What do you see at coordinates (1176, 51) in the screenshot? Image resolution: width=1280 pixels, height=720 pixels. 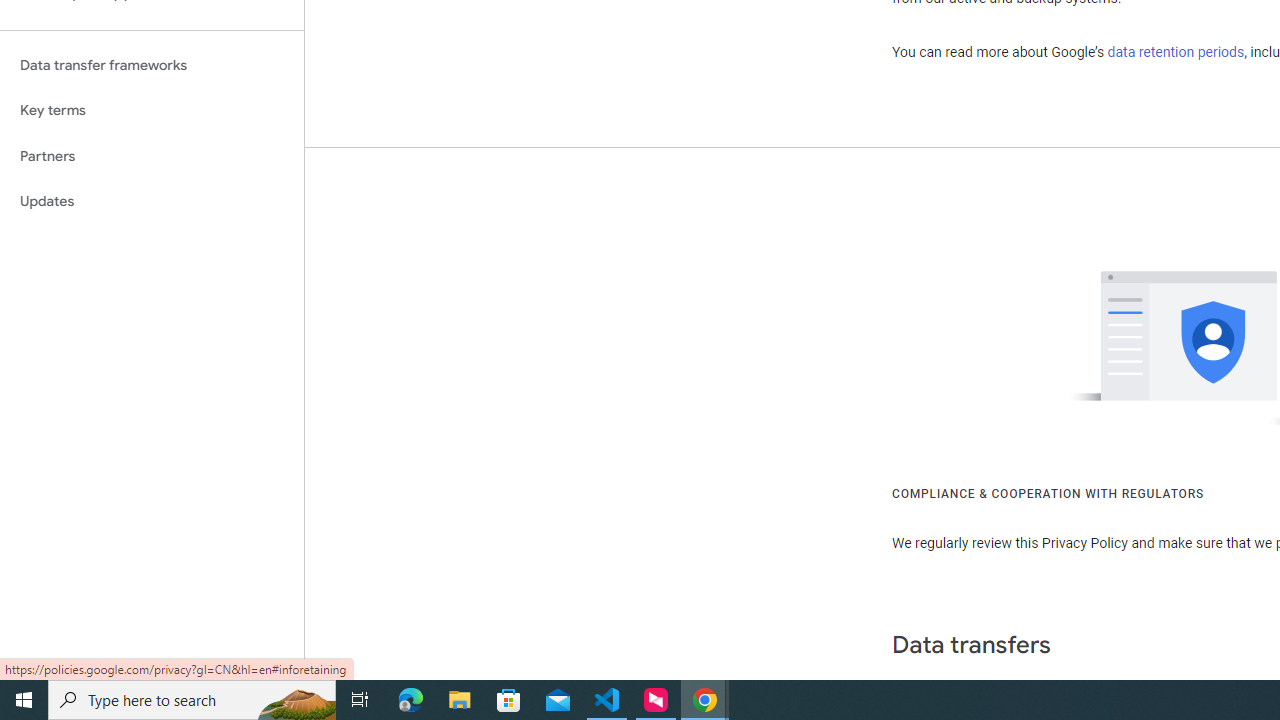 I see `'data retention periods'` at bounding box center [1176, 51].